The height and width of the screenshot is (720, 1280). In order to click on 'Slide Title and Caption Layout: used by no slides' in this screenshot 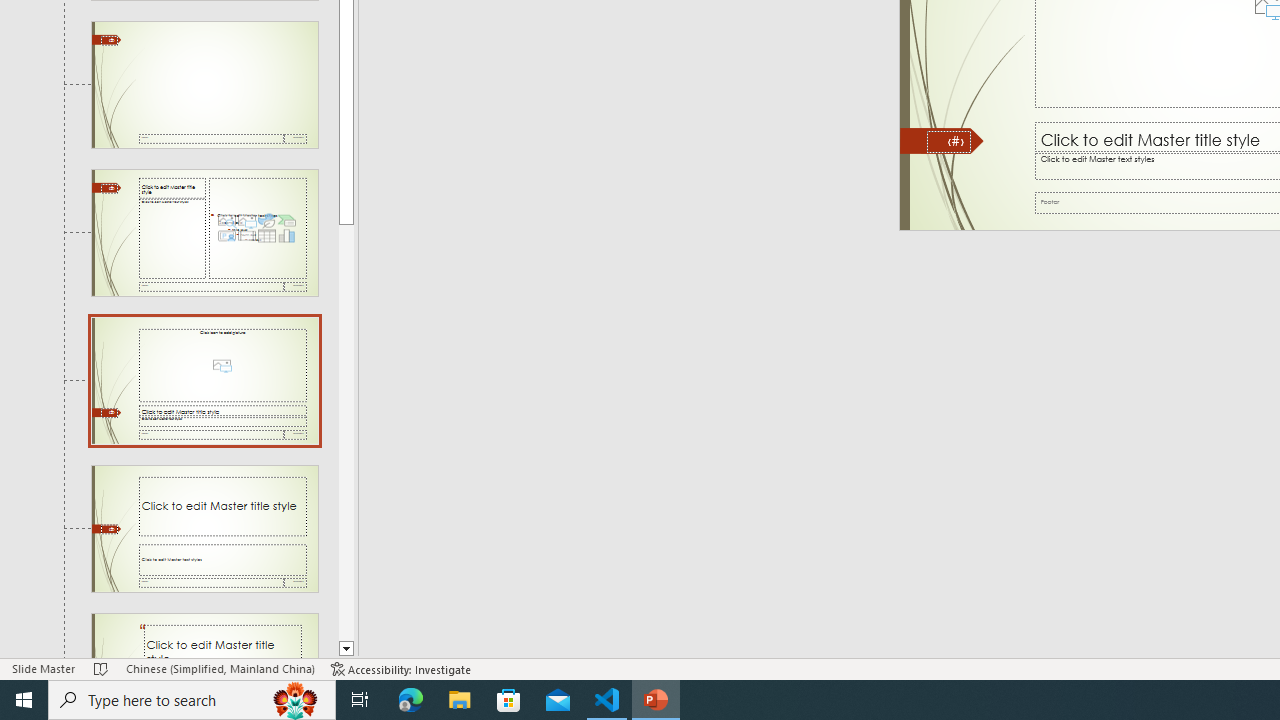, I will do `click(204, 527)`.